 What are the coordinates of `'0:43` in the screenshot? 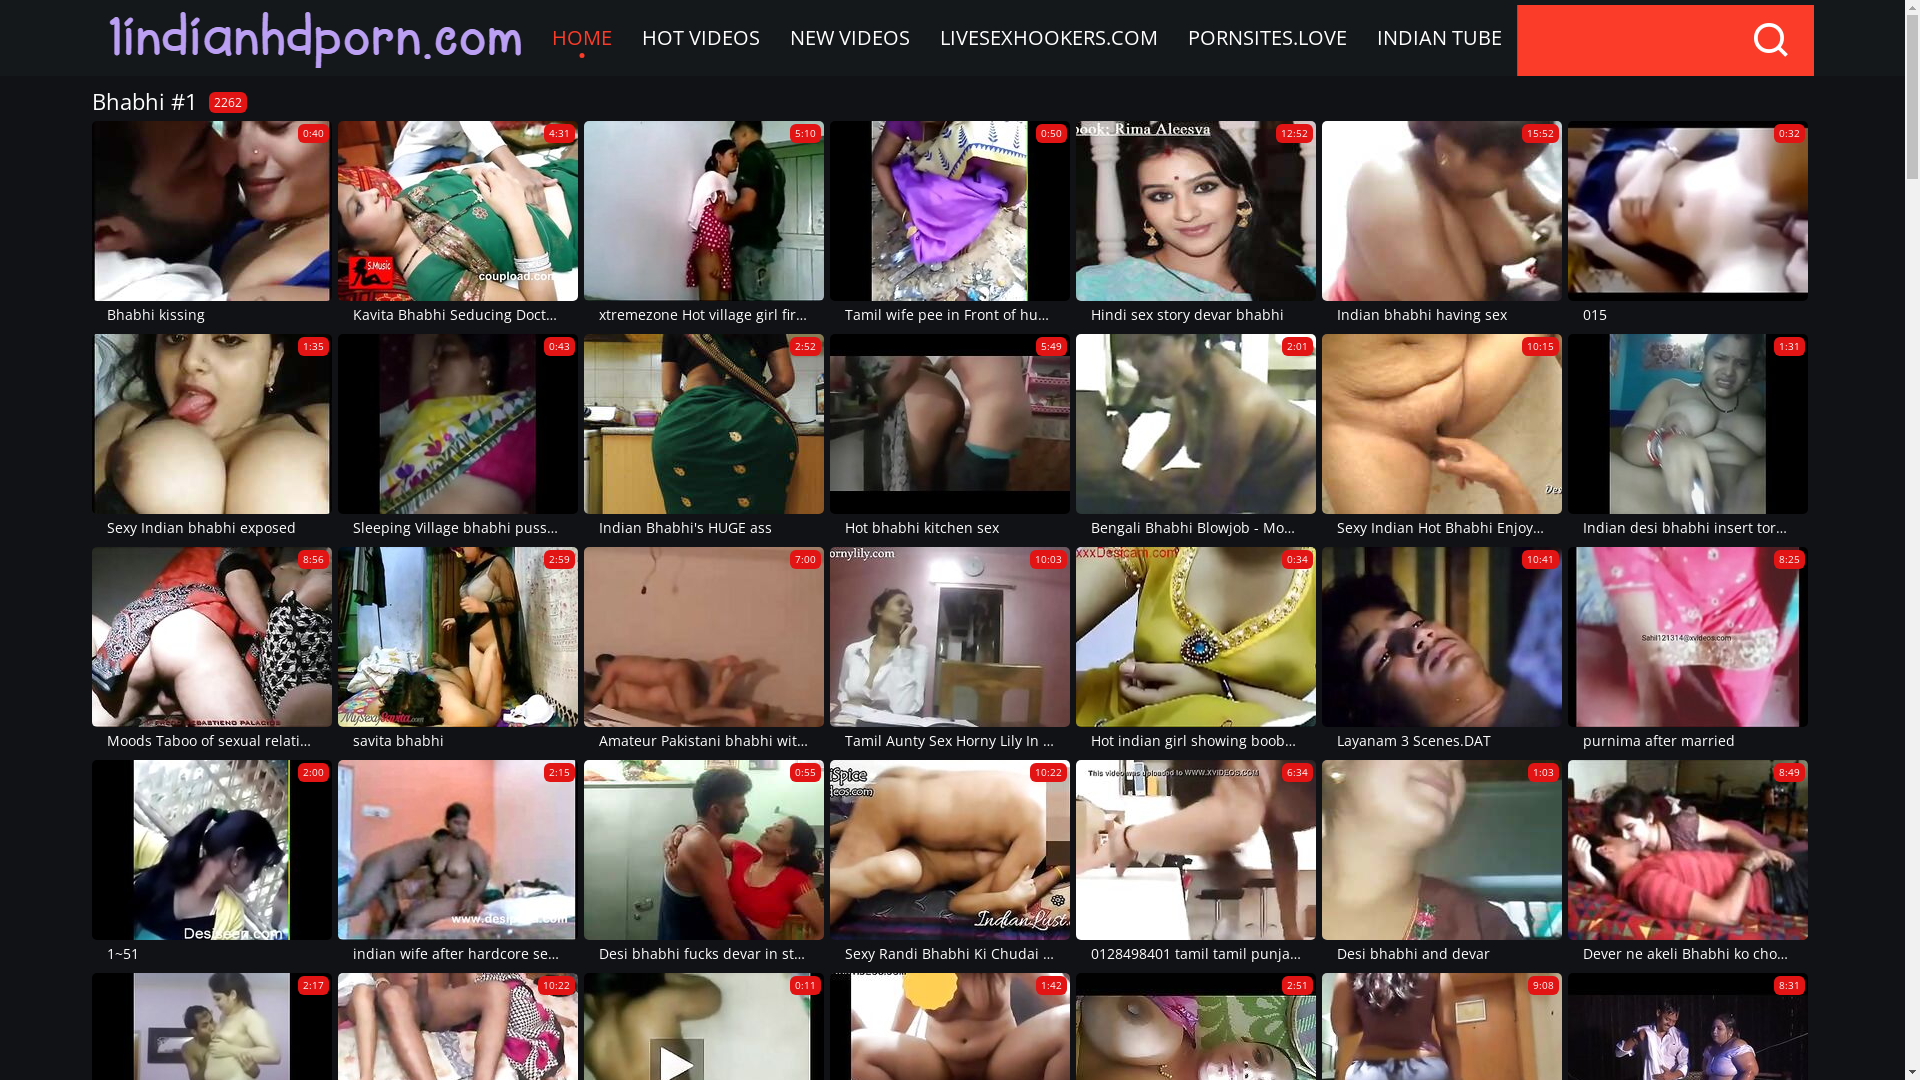 It's located at (456, 436).